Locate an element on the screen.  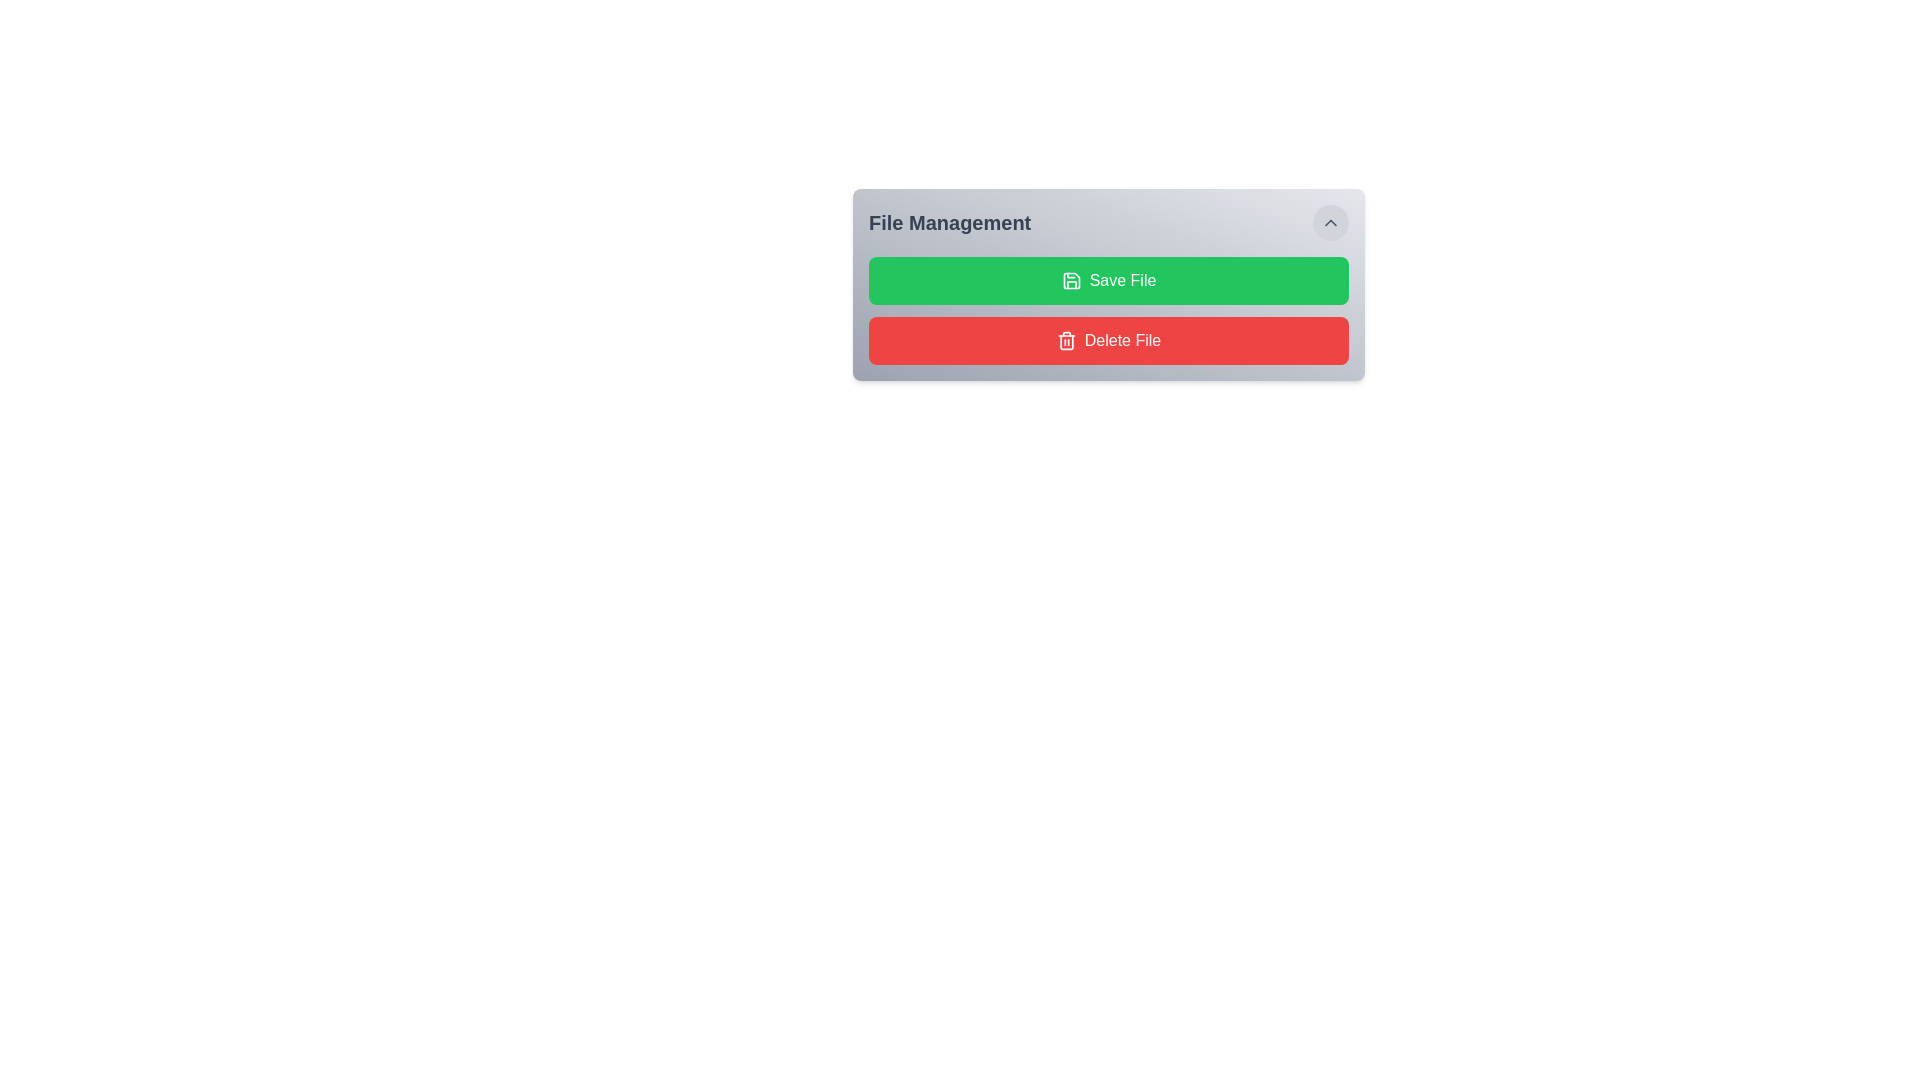
the text label that indicates the functionality of the 'Save File' button, which is located to the right of the floppy disk icon within the button is located at coordinates (1123, 281).